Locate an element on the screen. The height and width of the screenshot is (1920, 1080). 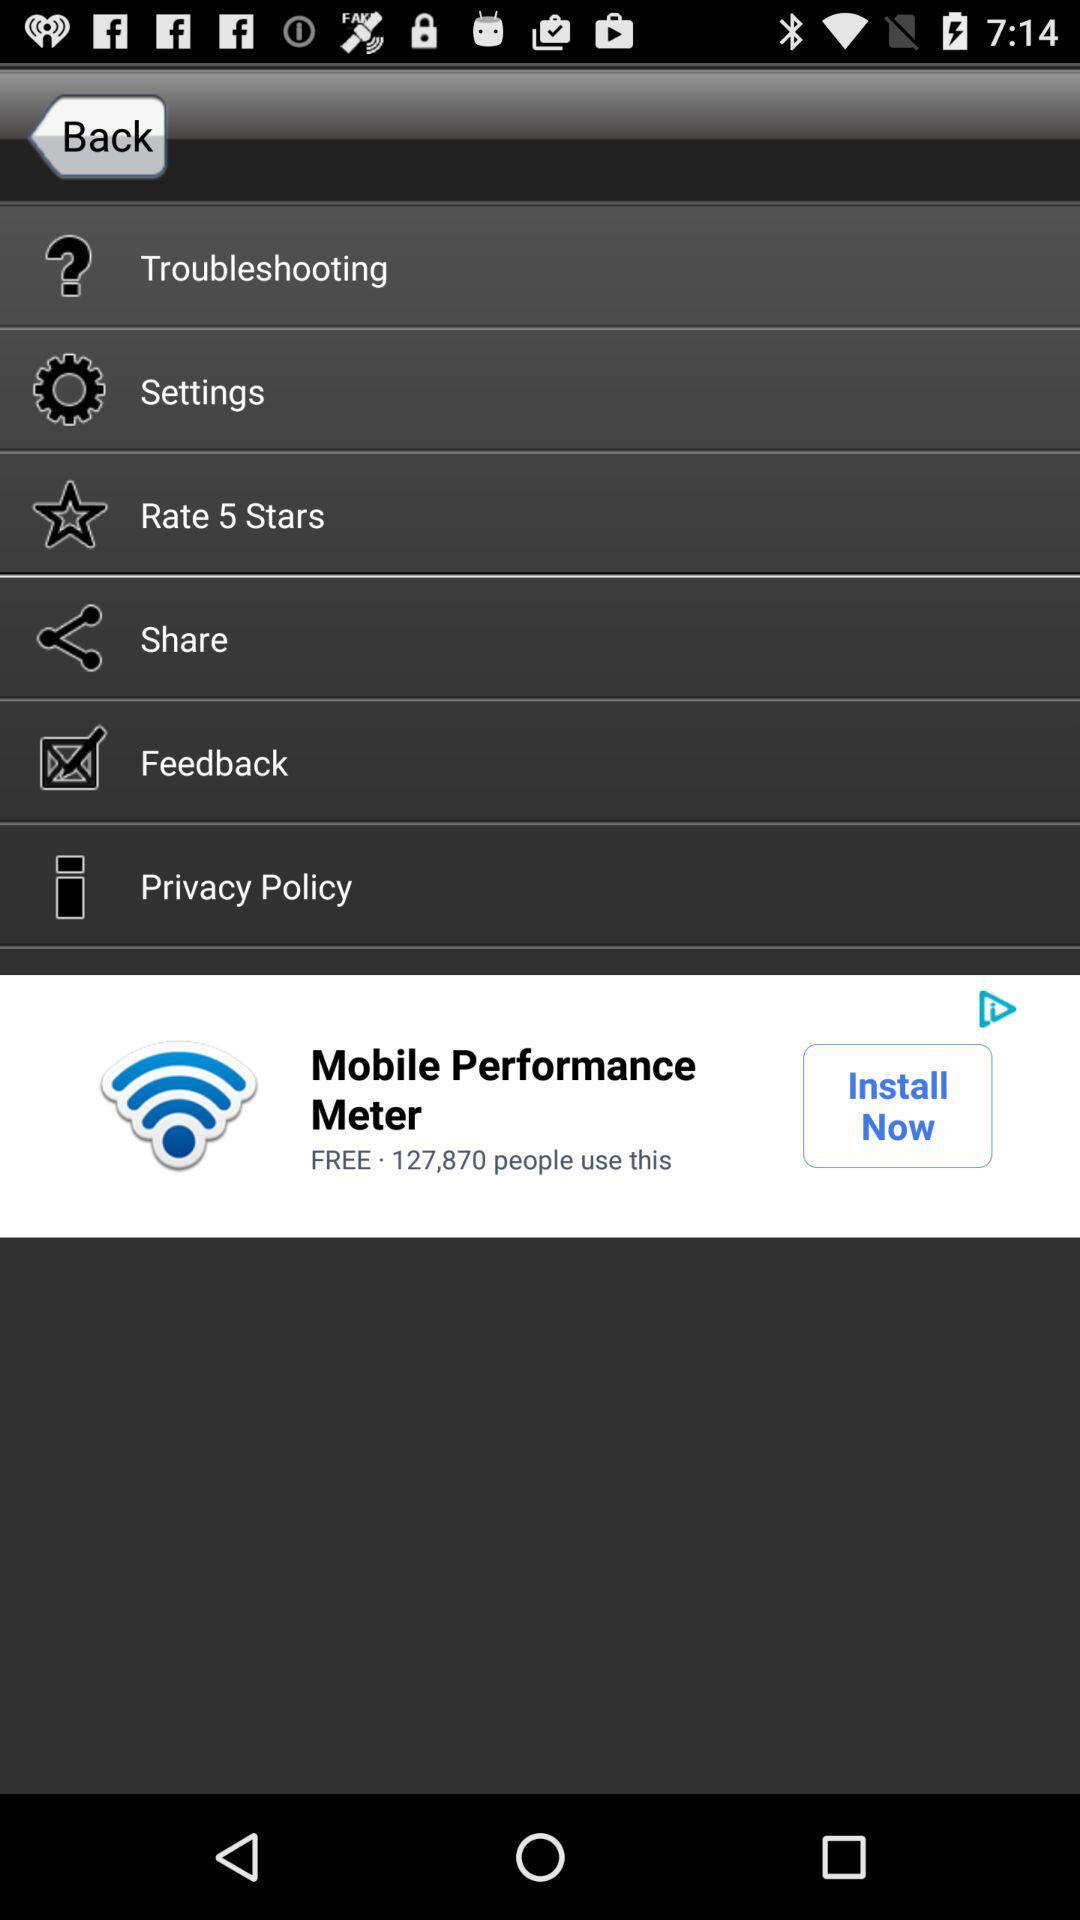
the install now item is located at coordinates (896, 1104).